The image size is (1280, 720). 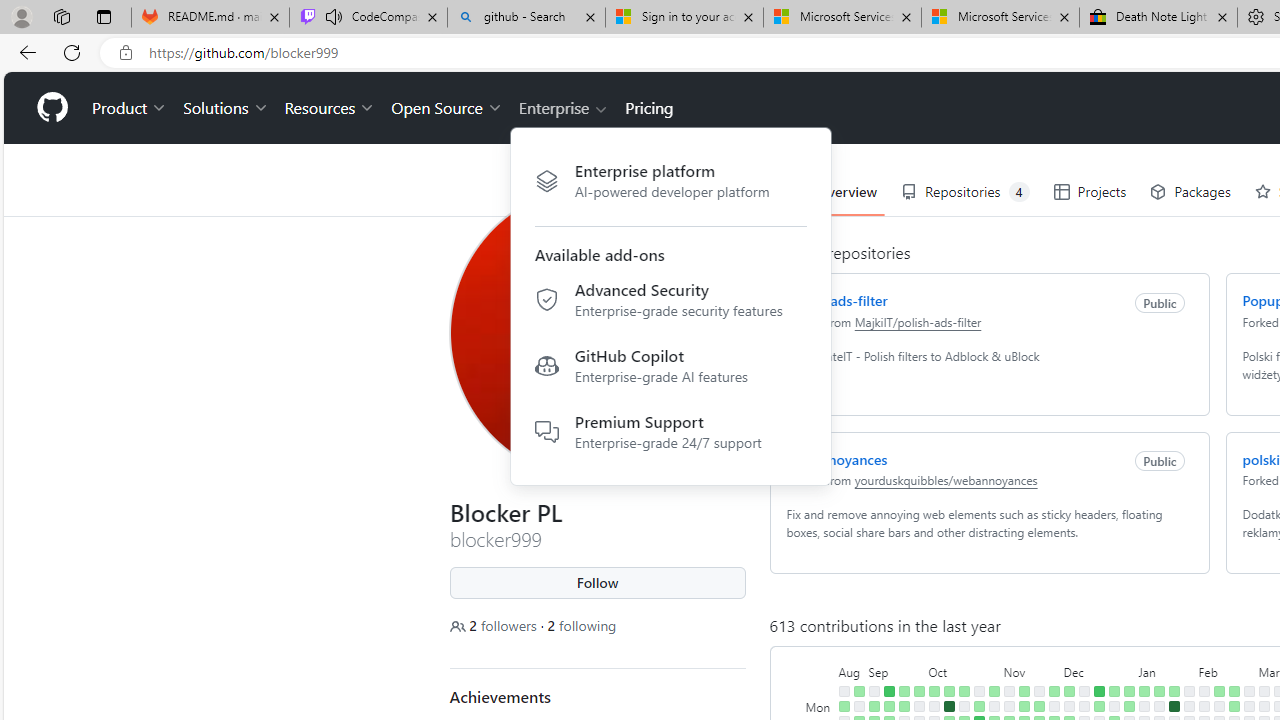 What do you see at coordinates (1031, 670) in the screenshot?
I see `'November'` at bounding box center [1031, 670].